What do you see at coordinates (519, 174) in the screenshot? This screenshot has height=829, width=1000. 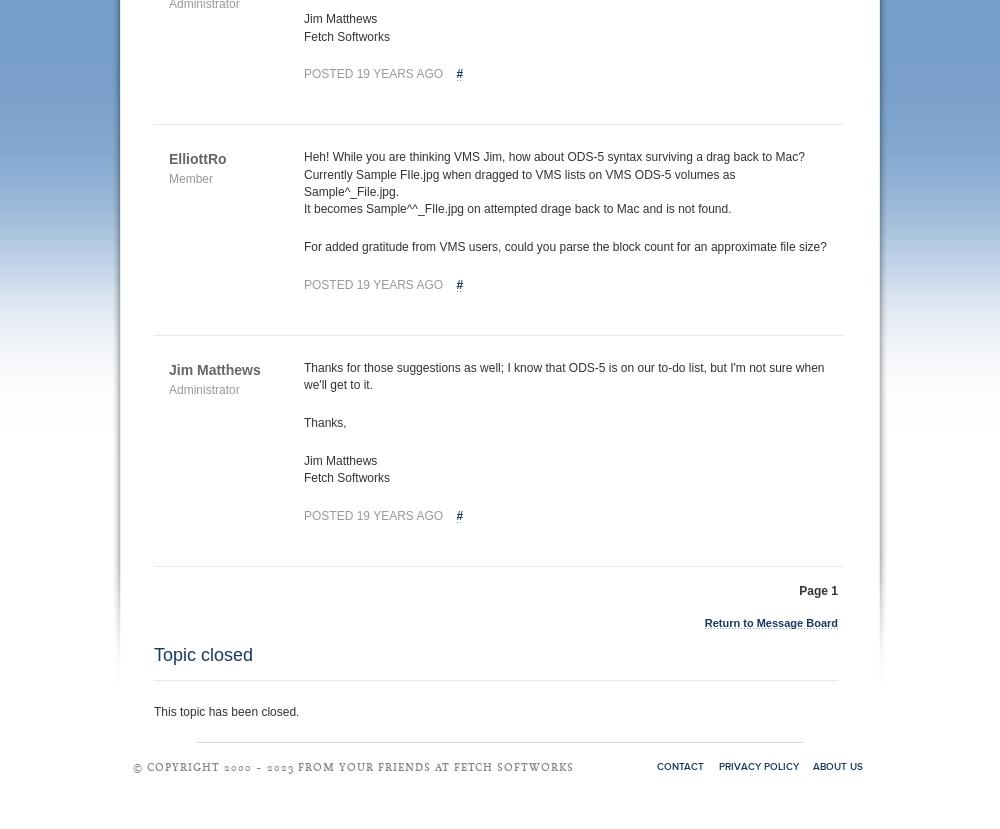 I see `'Currently Sample FIle.jpg when dragged to VMS lists on VMS ODS-5 volumes as'` at bounding box center [519, 174].